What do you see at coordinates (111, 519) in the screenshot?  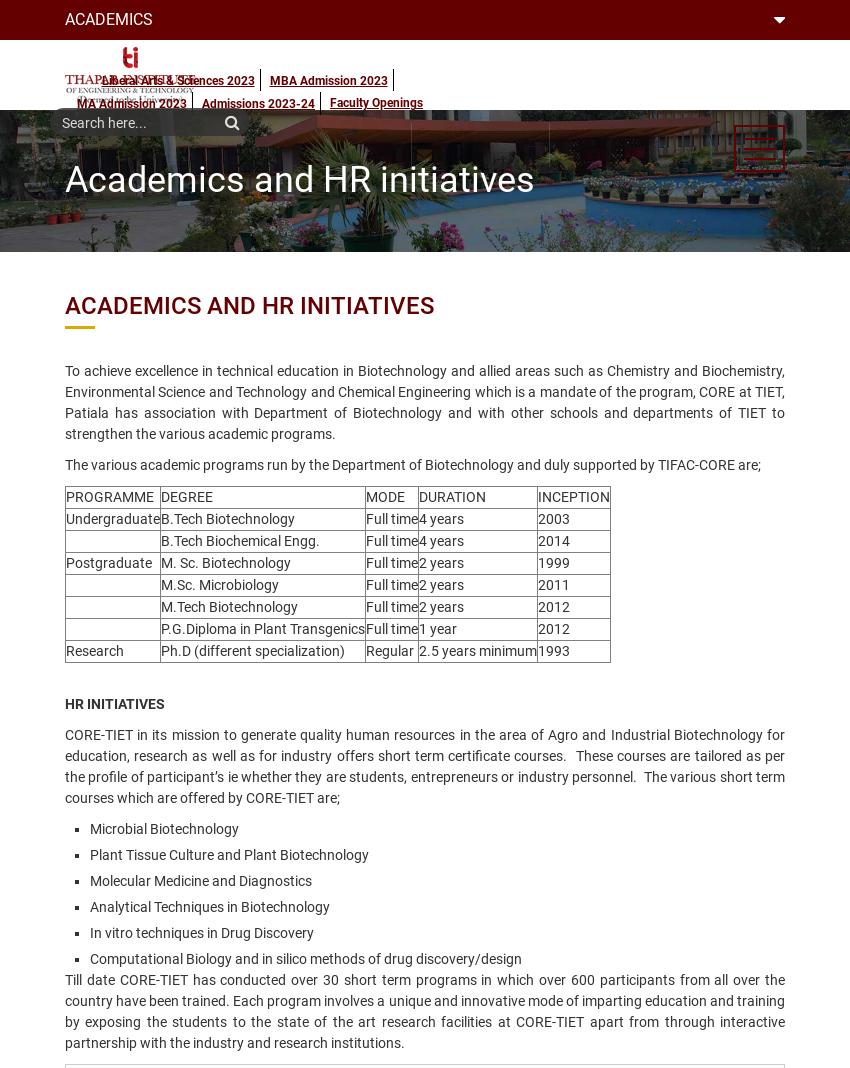 I see `'Undergraduate'` at bounding box center [111, 519].